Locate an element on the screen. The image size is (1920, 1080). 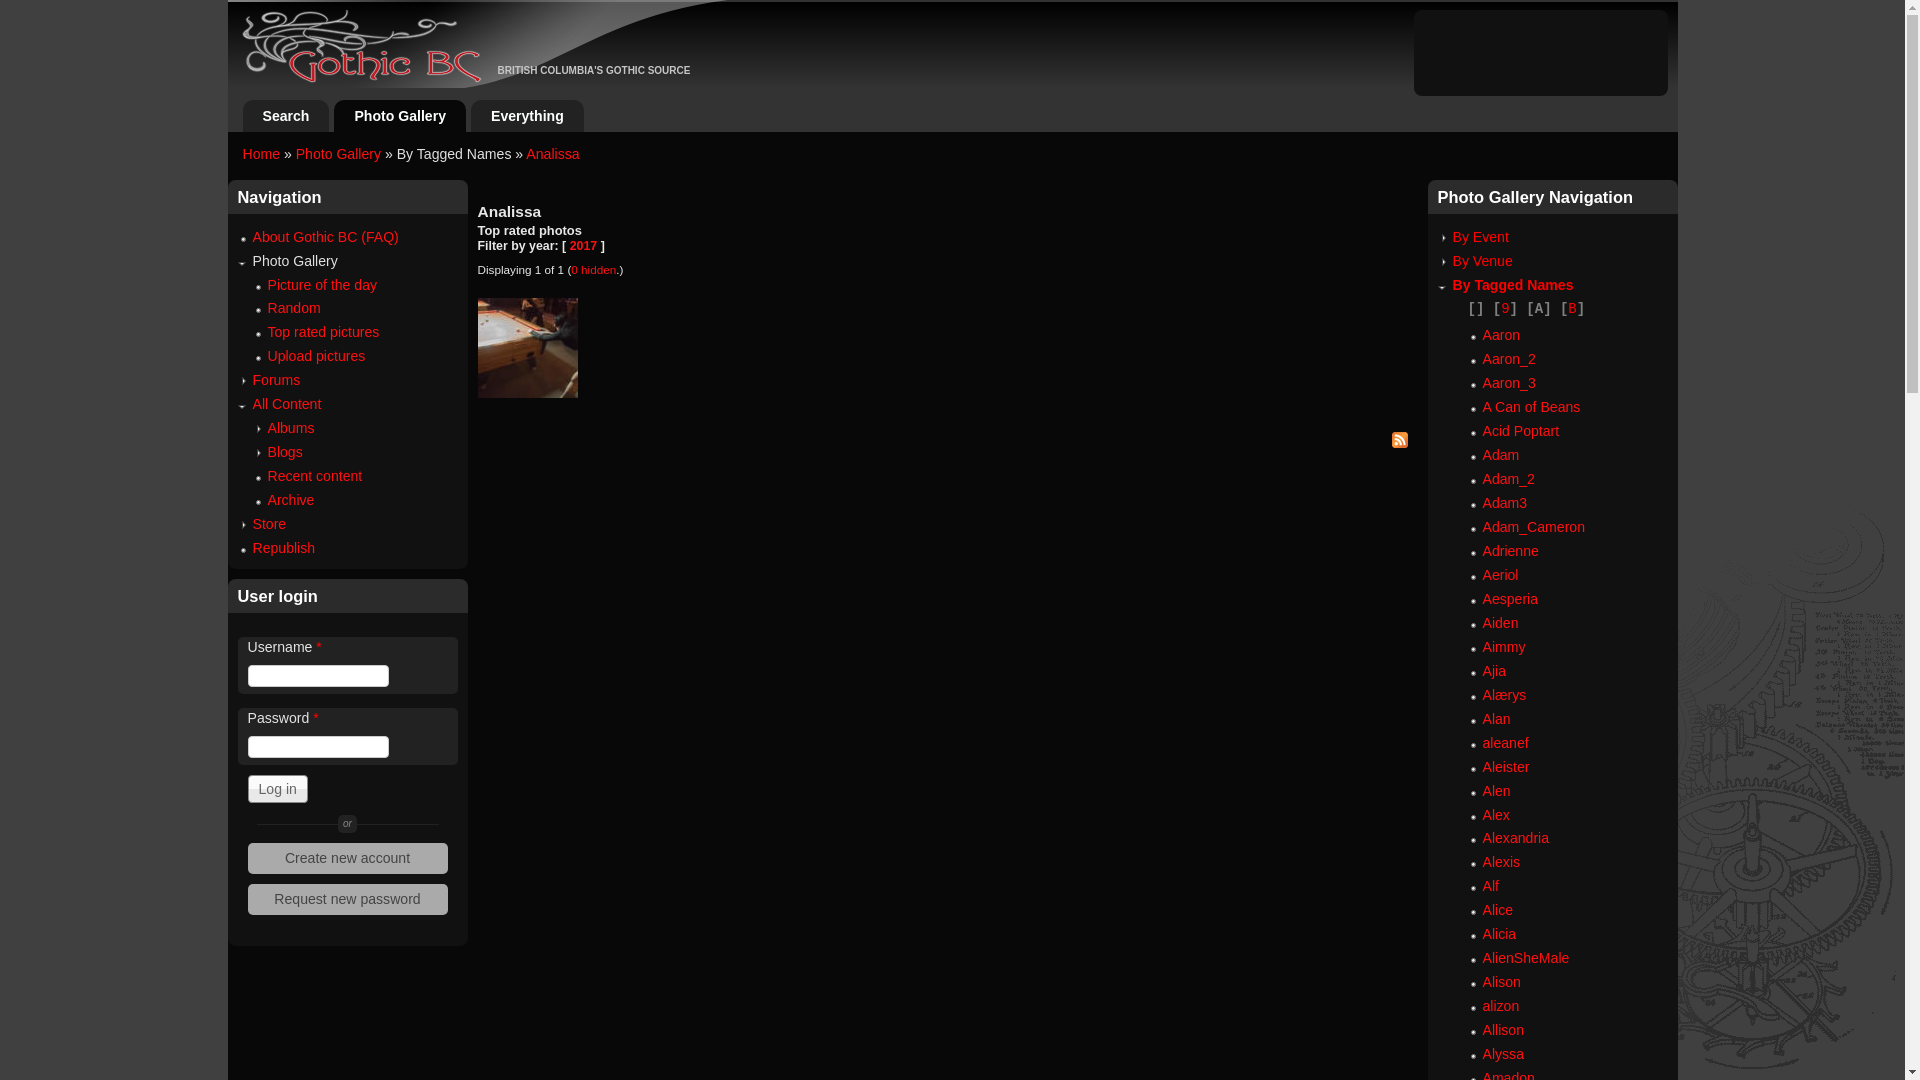
'Alison' is located at coordinates (1501, 981).